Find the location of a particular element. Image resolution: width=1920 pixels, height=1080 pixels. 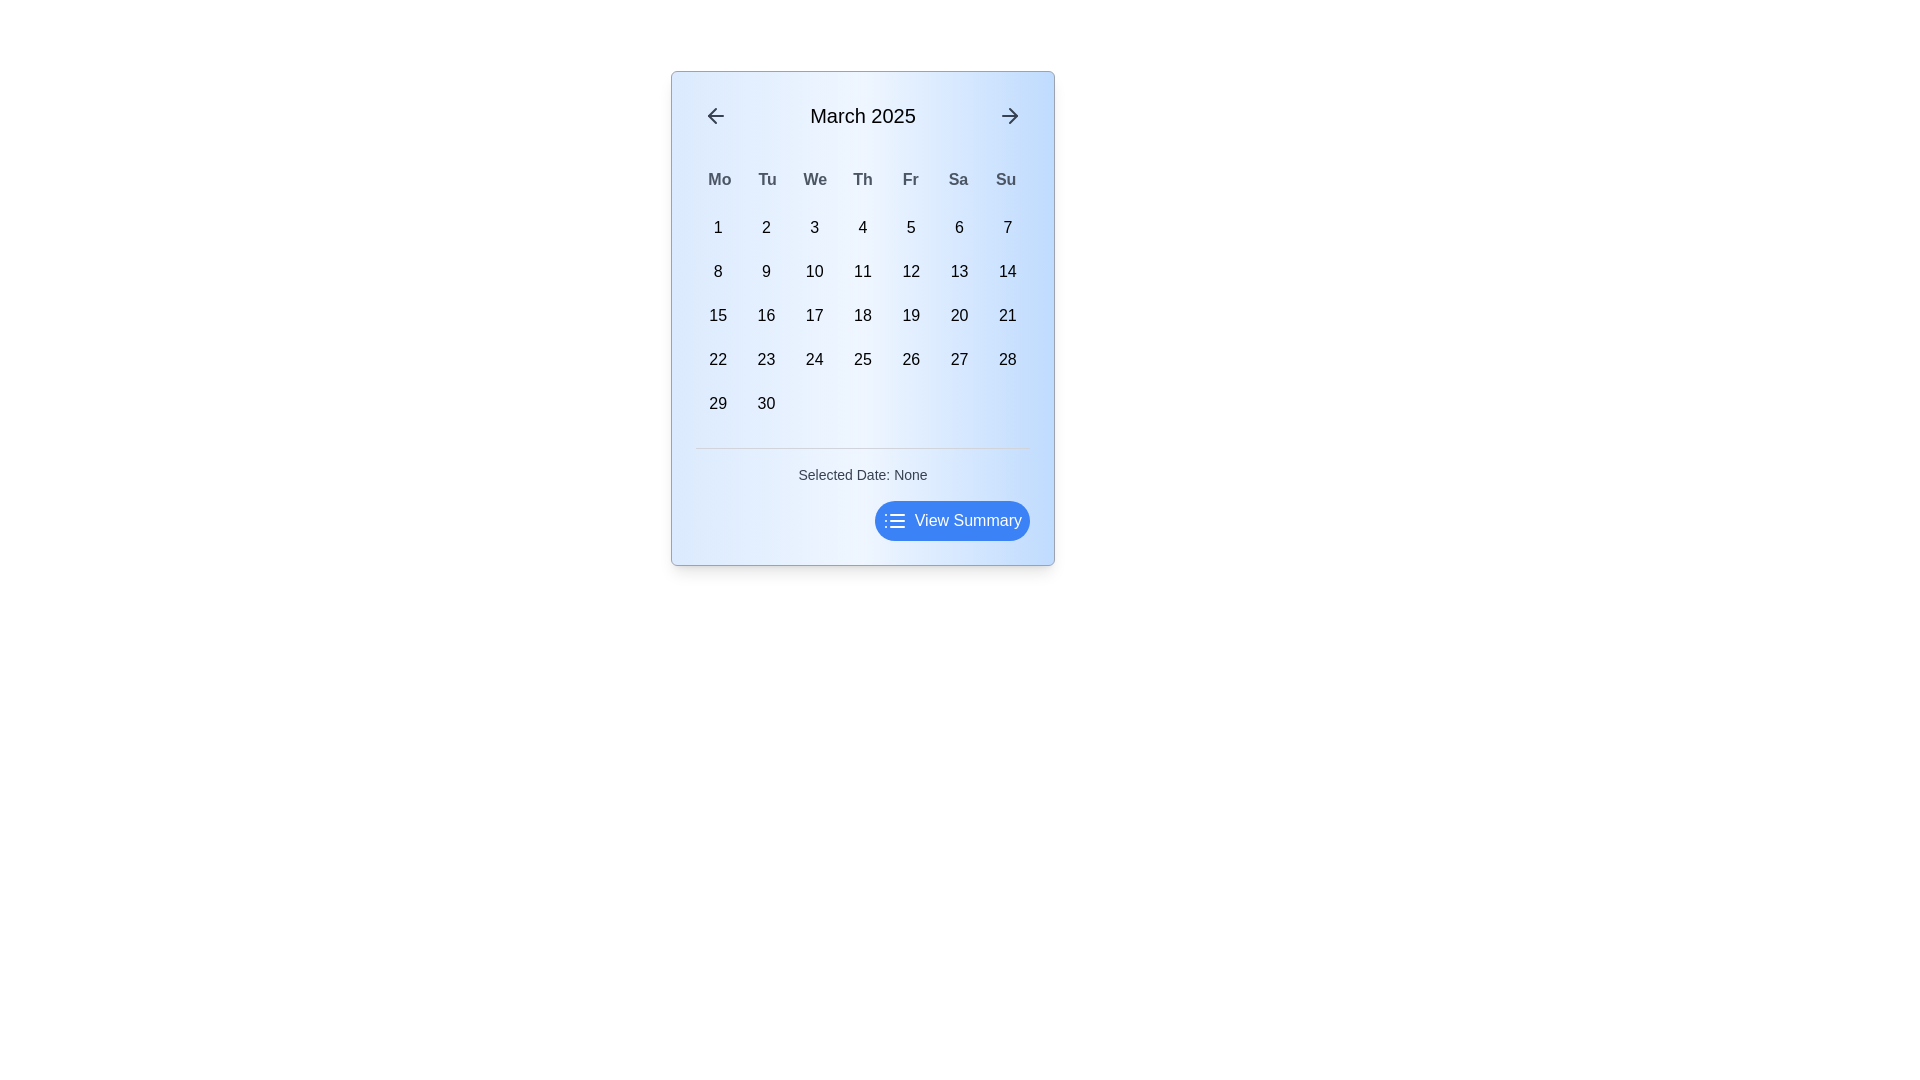

the navigation button that allows users to switch to the previous month in the calendar interface, located to the left of 'March 2025' is located at coordinates (715, 115).